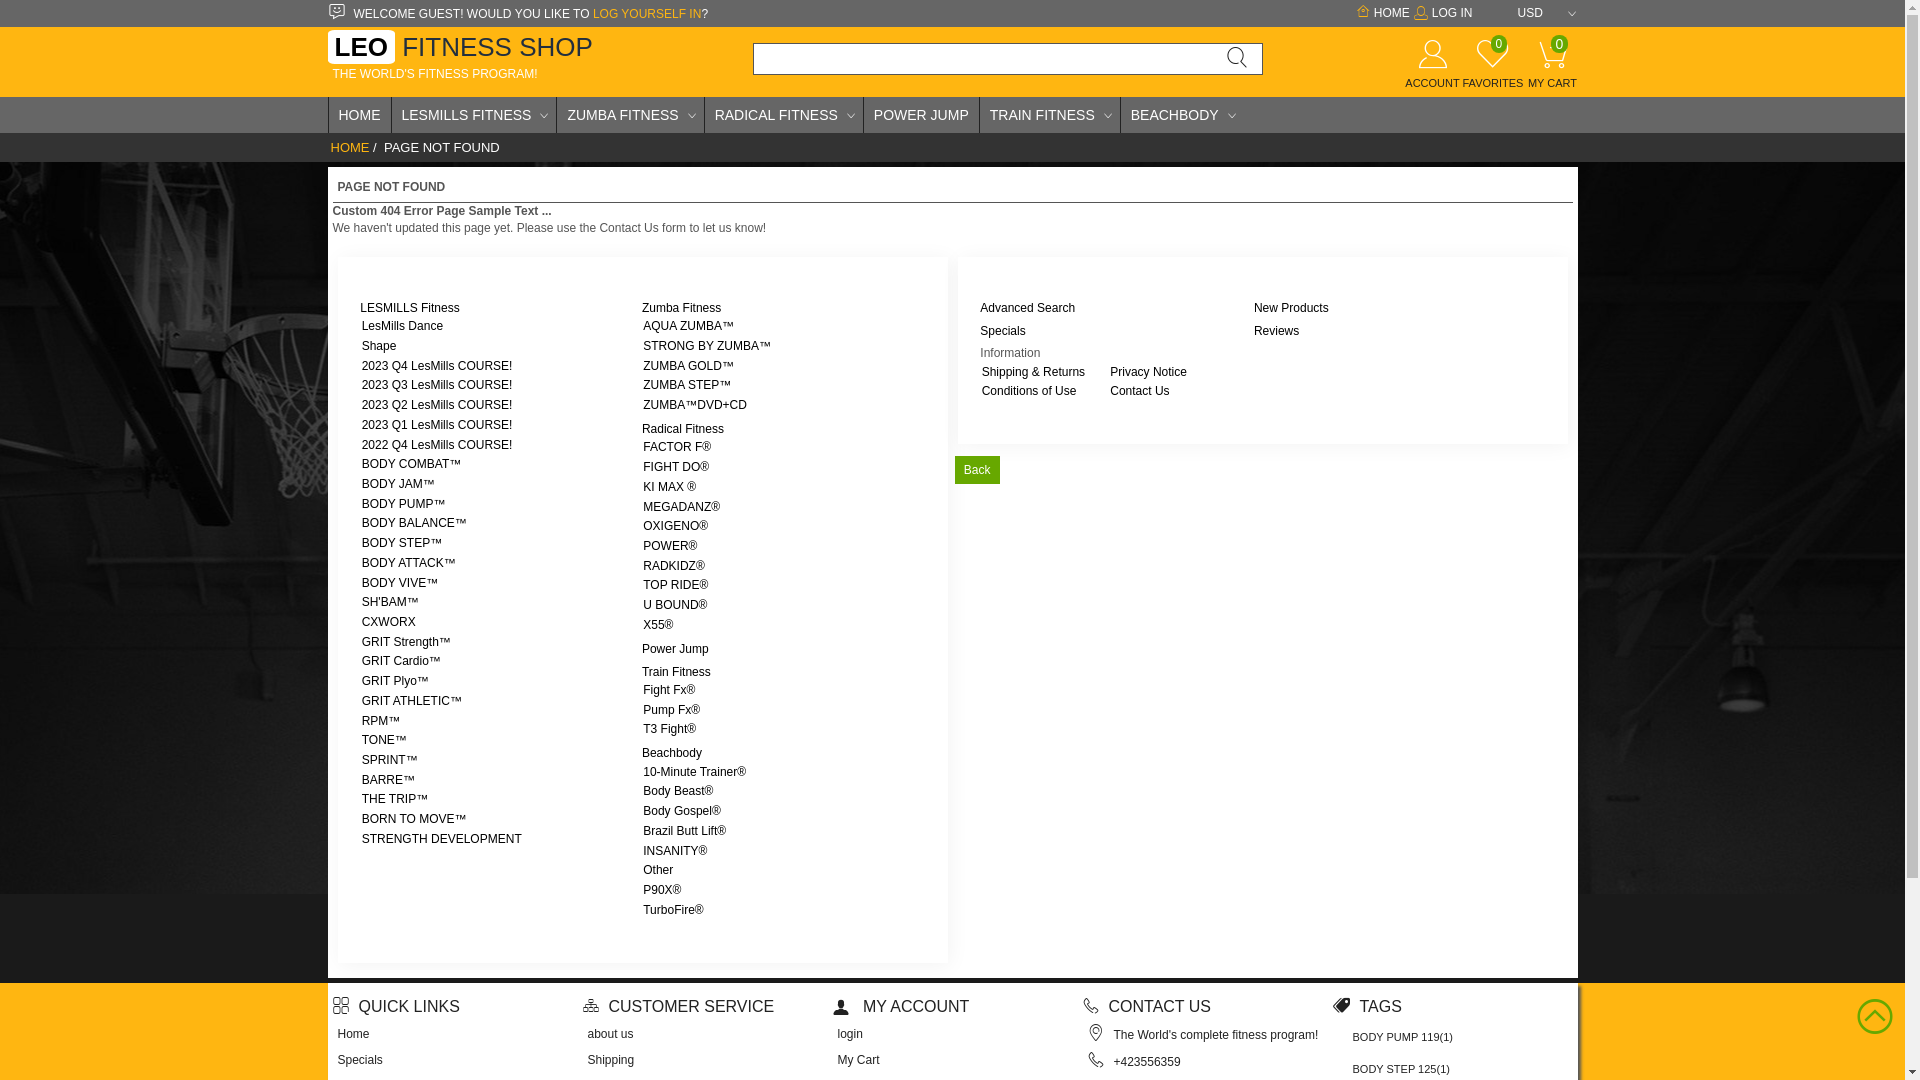 Image resolution: width=1920 pixels, height=1080 pixels. What do you see at coordinates (859, 1059) in the screenshot?
I see `'My Cart'` at bounding box center [859, 1059].